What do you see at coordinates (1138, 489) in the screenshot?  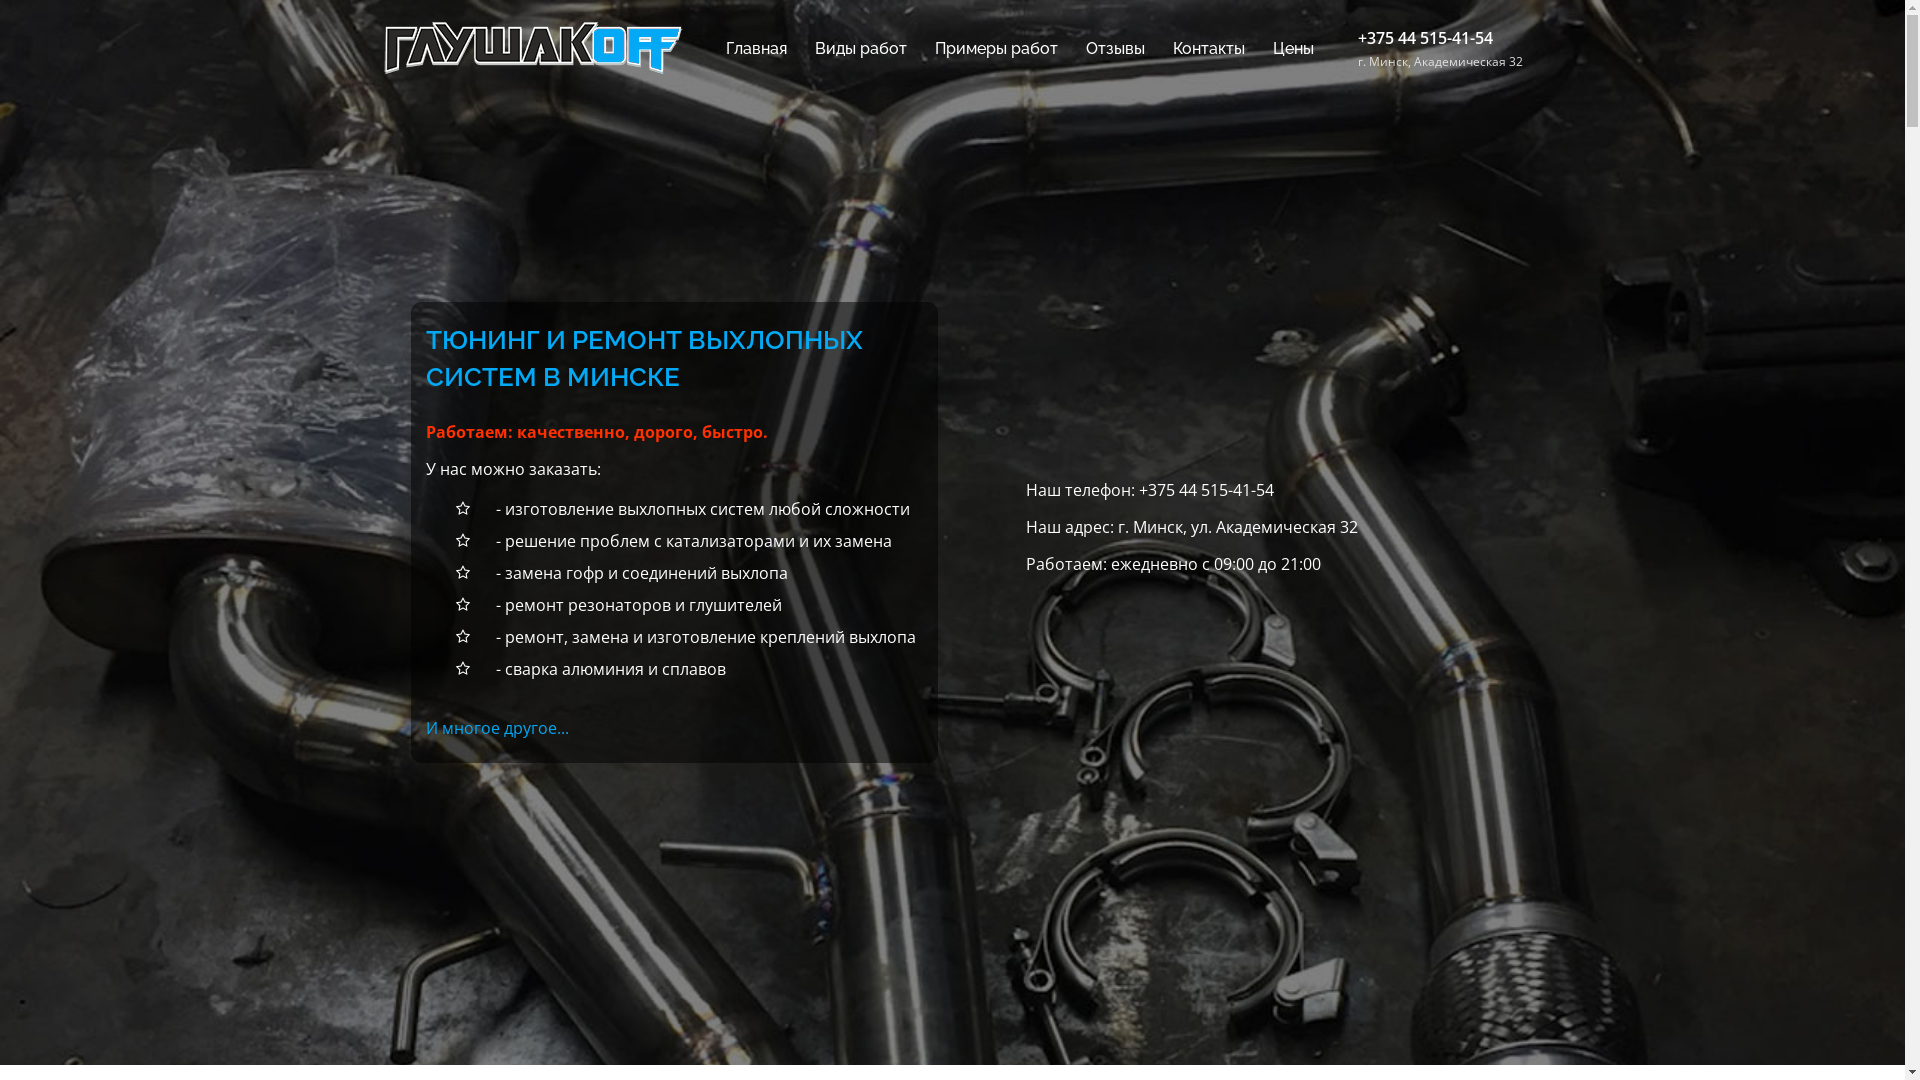 I see `'+375 44 515-41-54'` at bounding box center [1138, 489].